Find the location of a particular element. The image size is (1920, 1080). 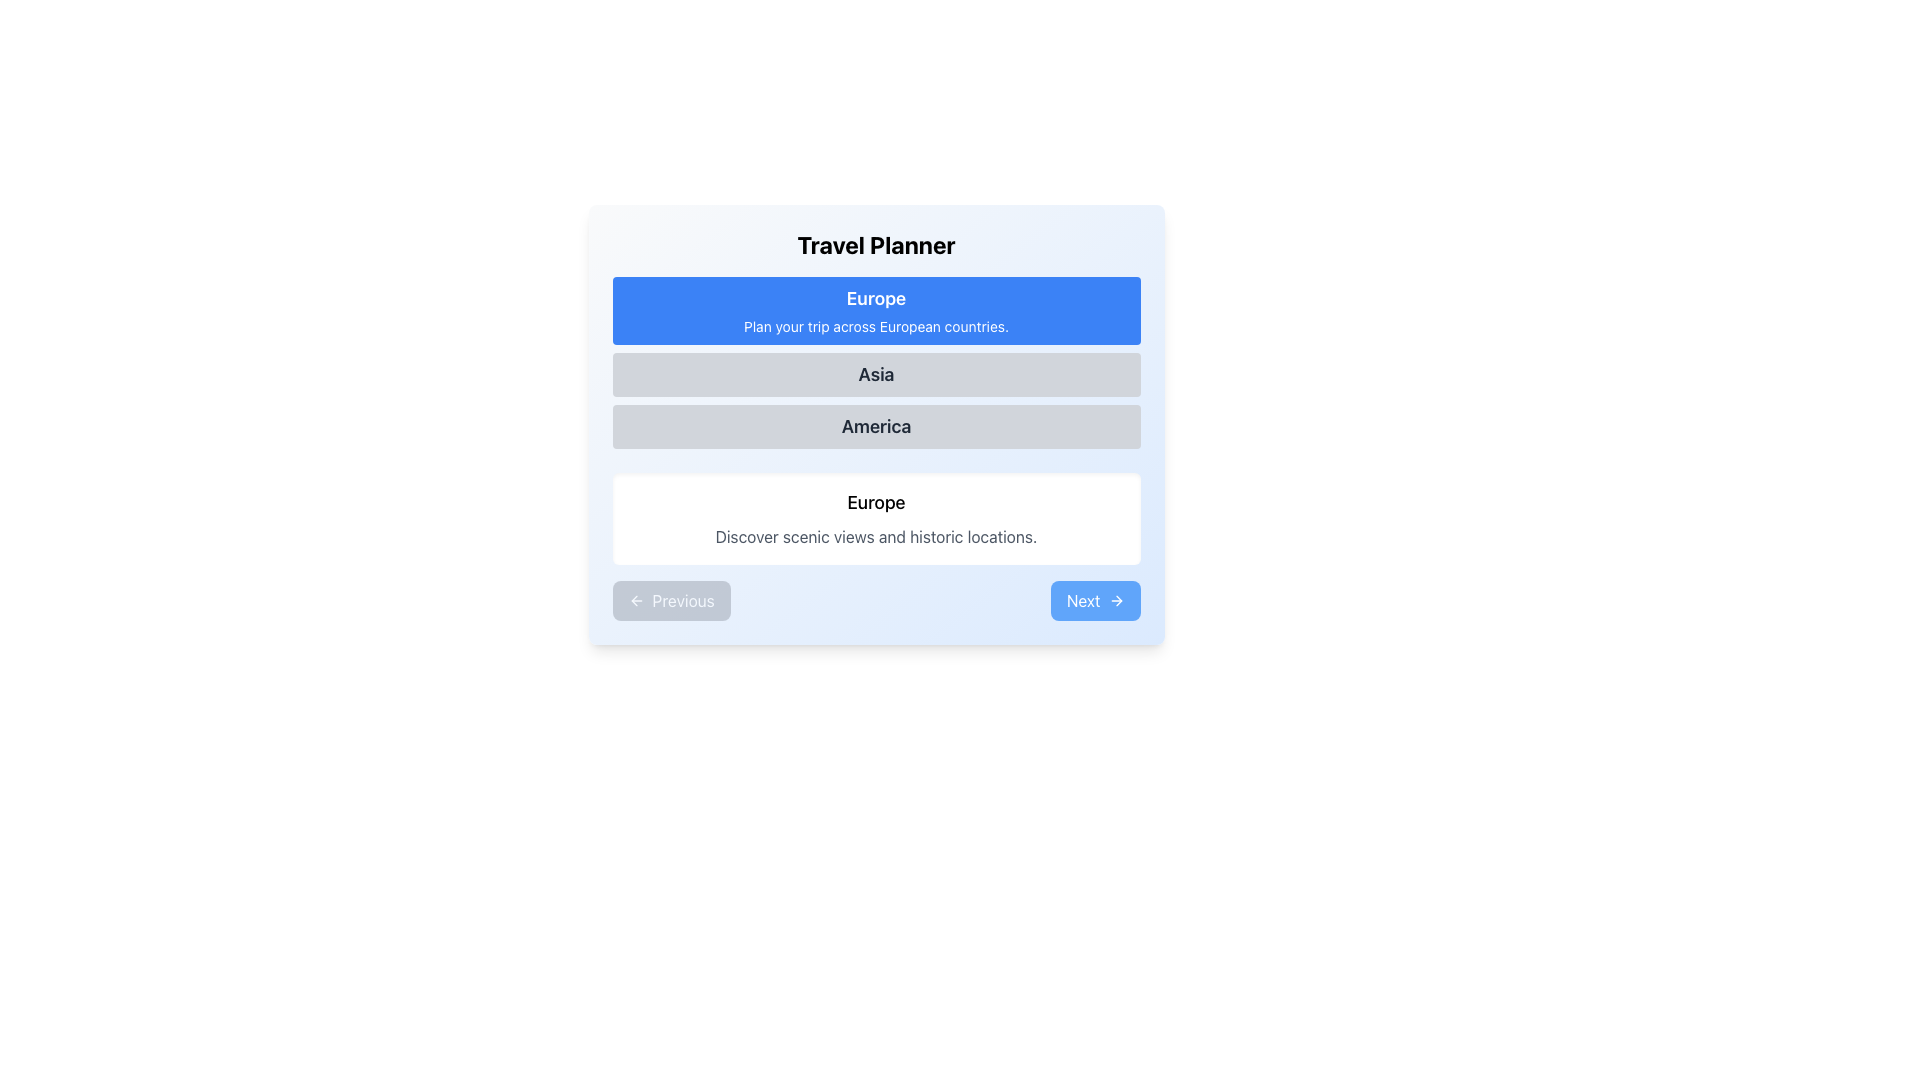

the text label that reads 'Plan your trip across European countries.' which is displayed below the larger text 'Europe' within a blue rectangular background is located at coordinates (876, 326).